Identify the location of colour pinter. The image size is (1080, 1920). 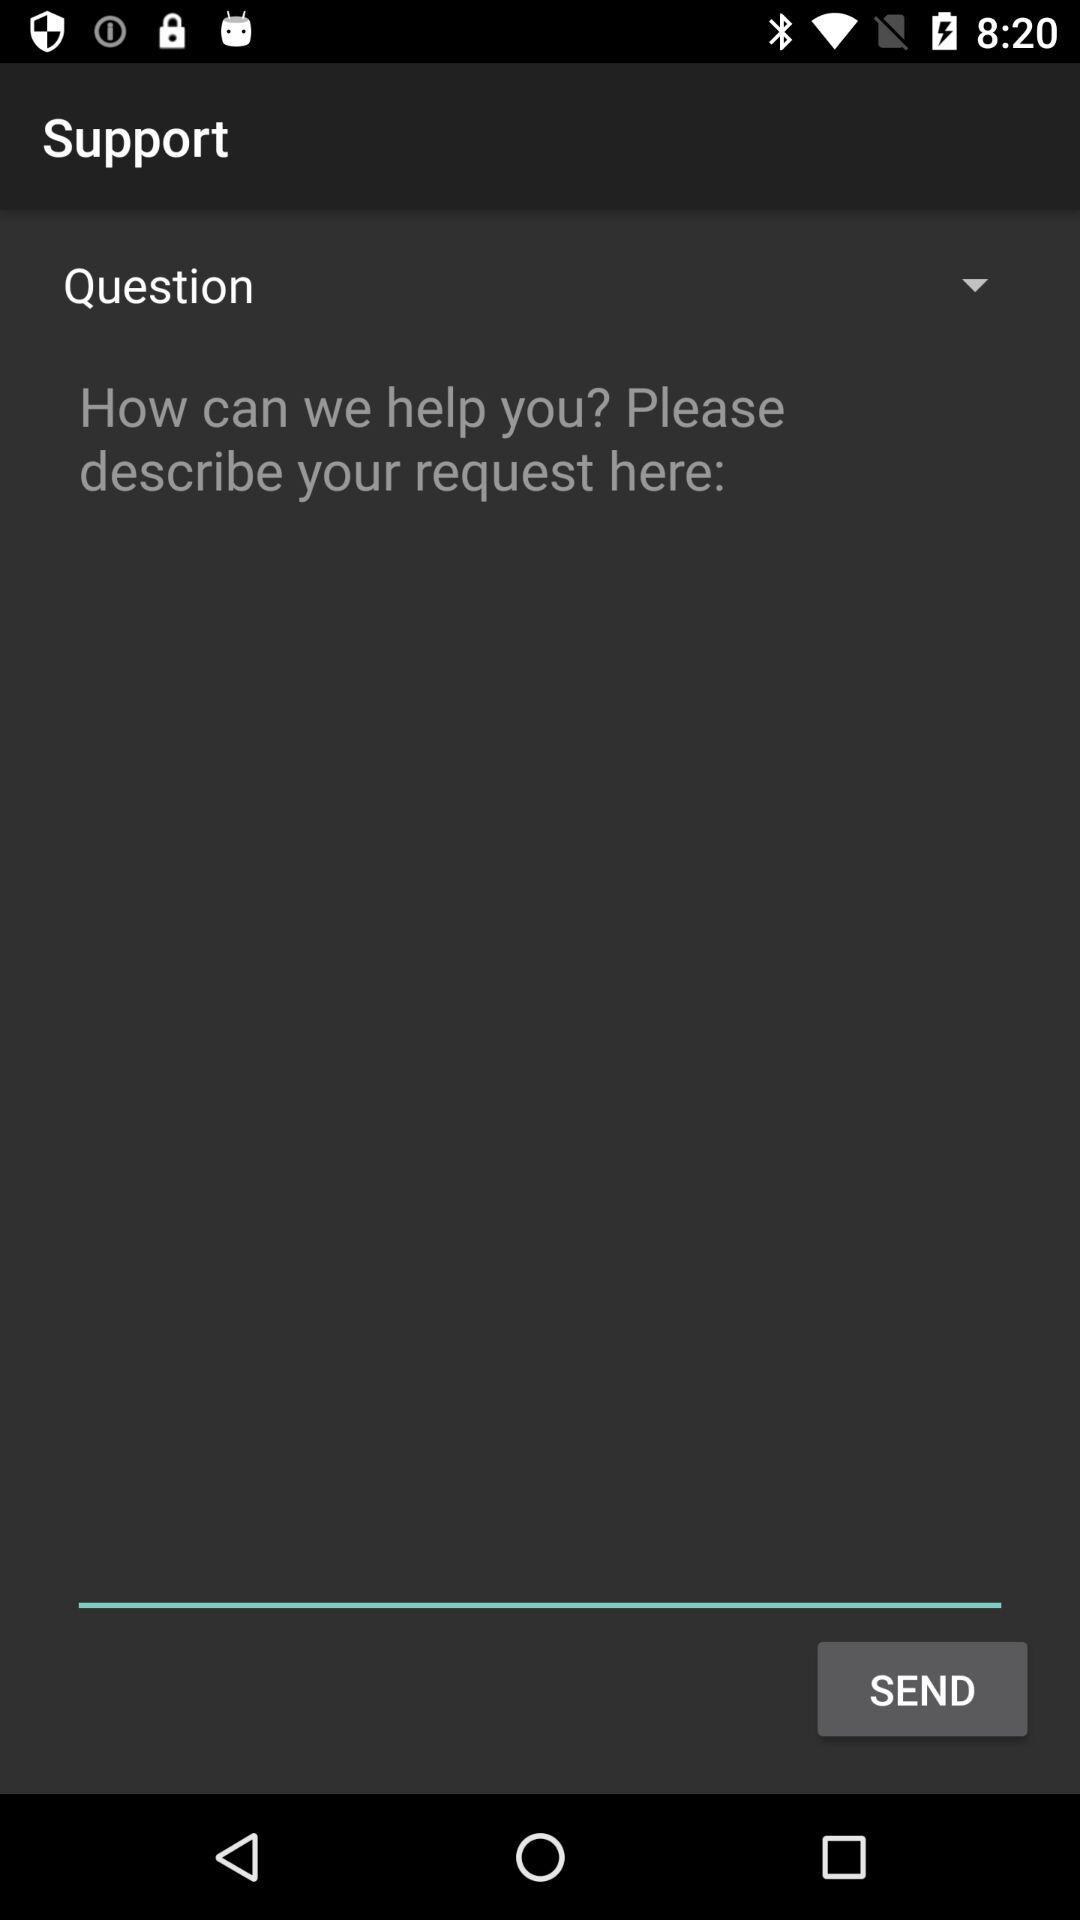
(540, 984).